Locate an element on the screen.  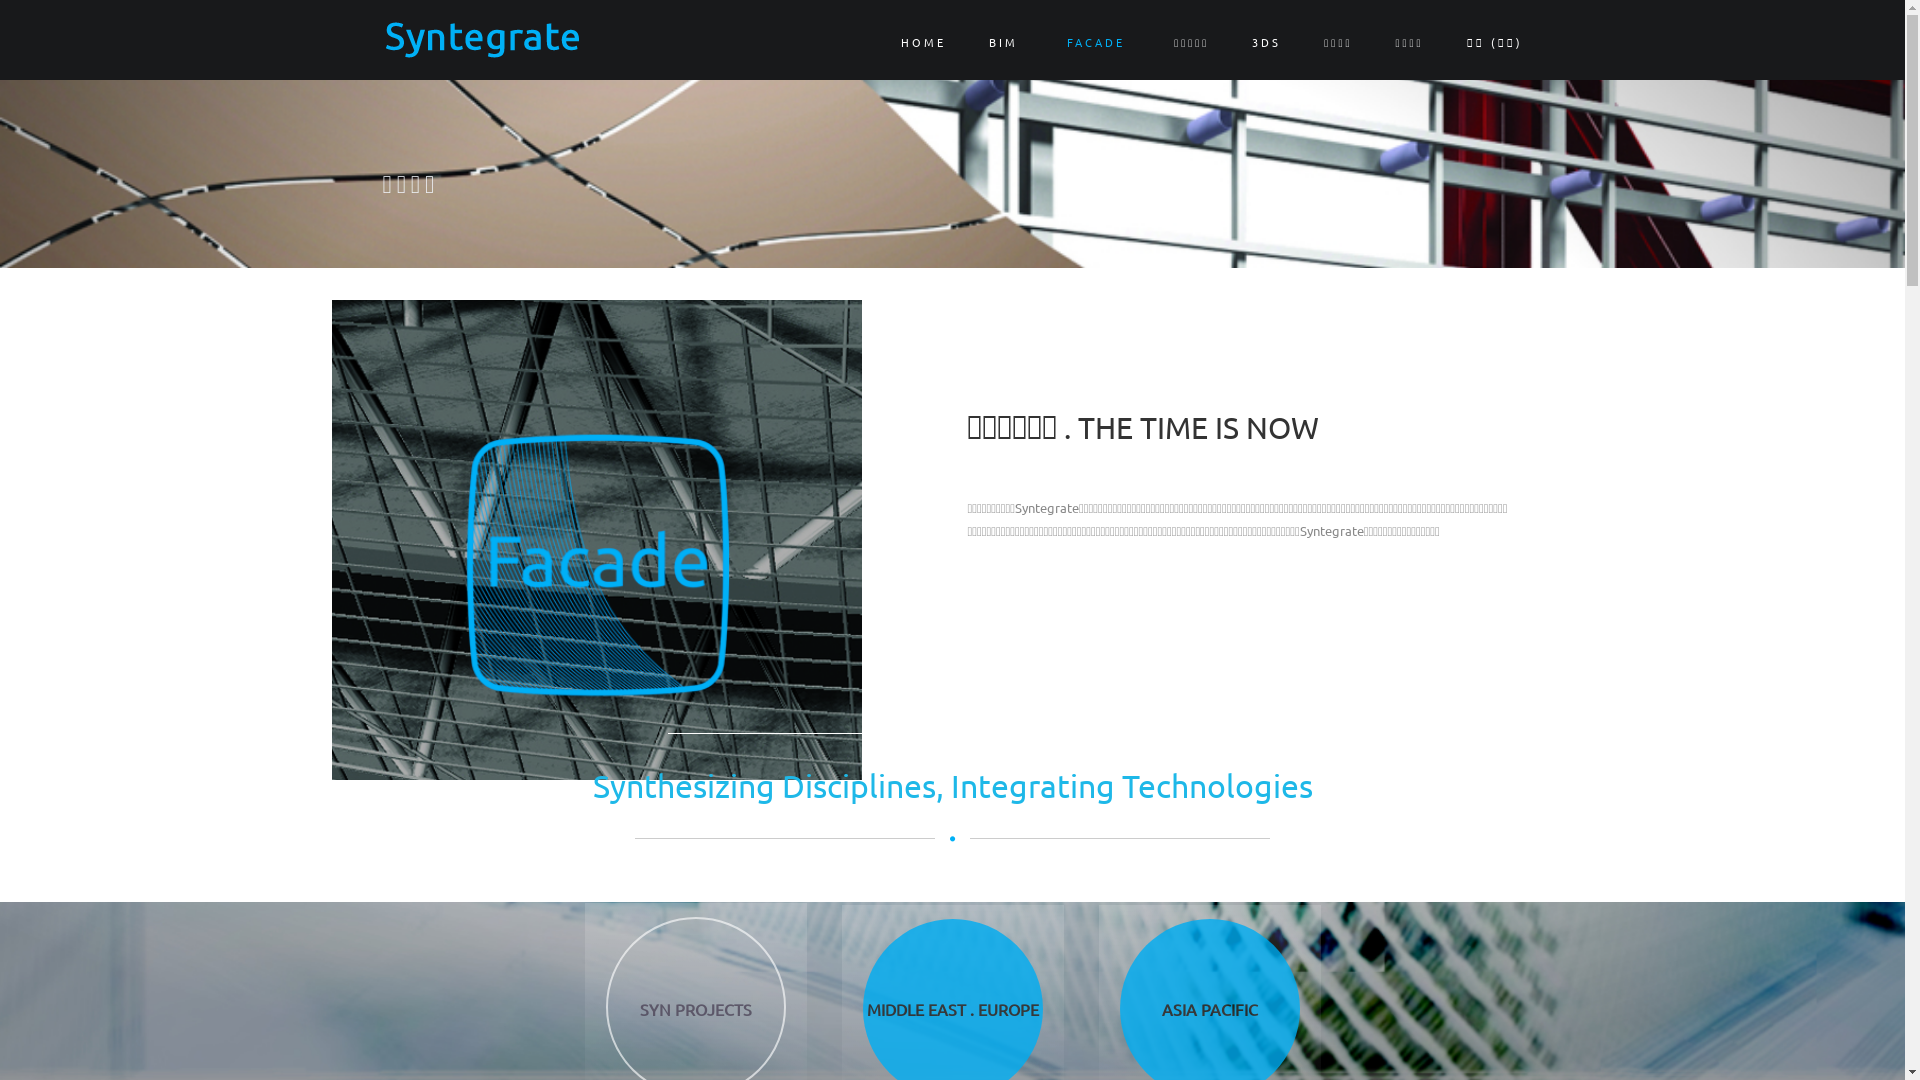
'3DS' is located at coordinates (1266, 45).